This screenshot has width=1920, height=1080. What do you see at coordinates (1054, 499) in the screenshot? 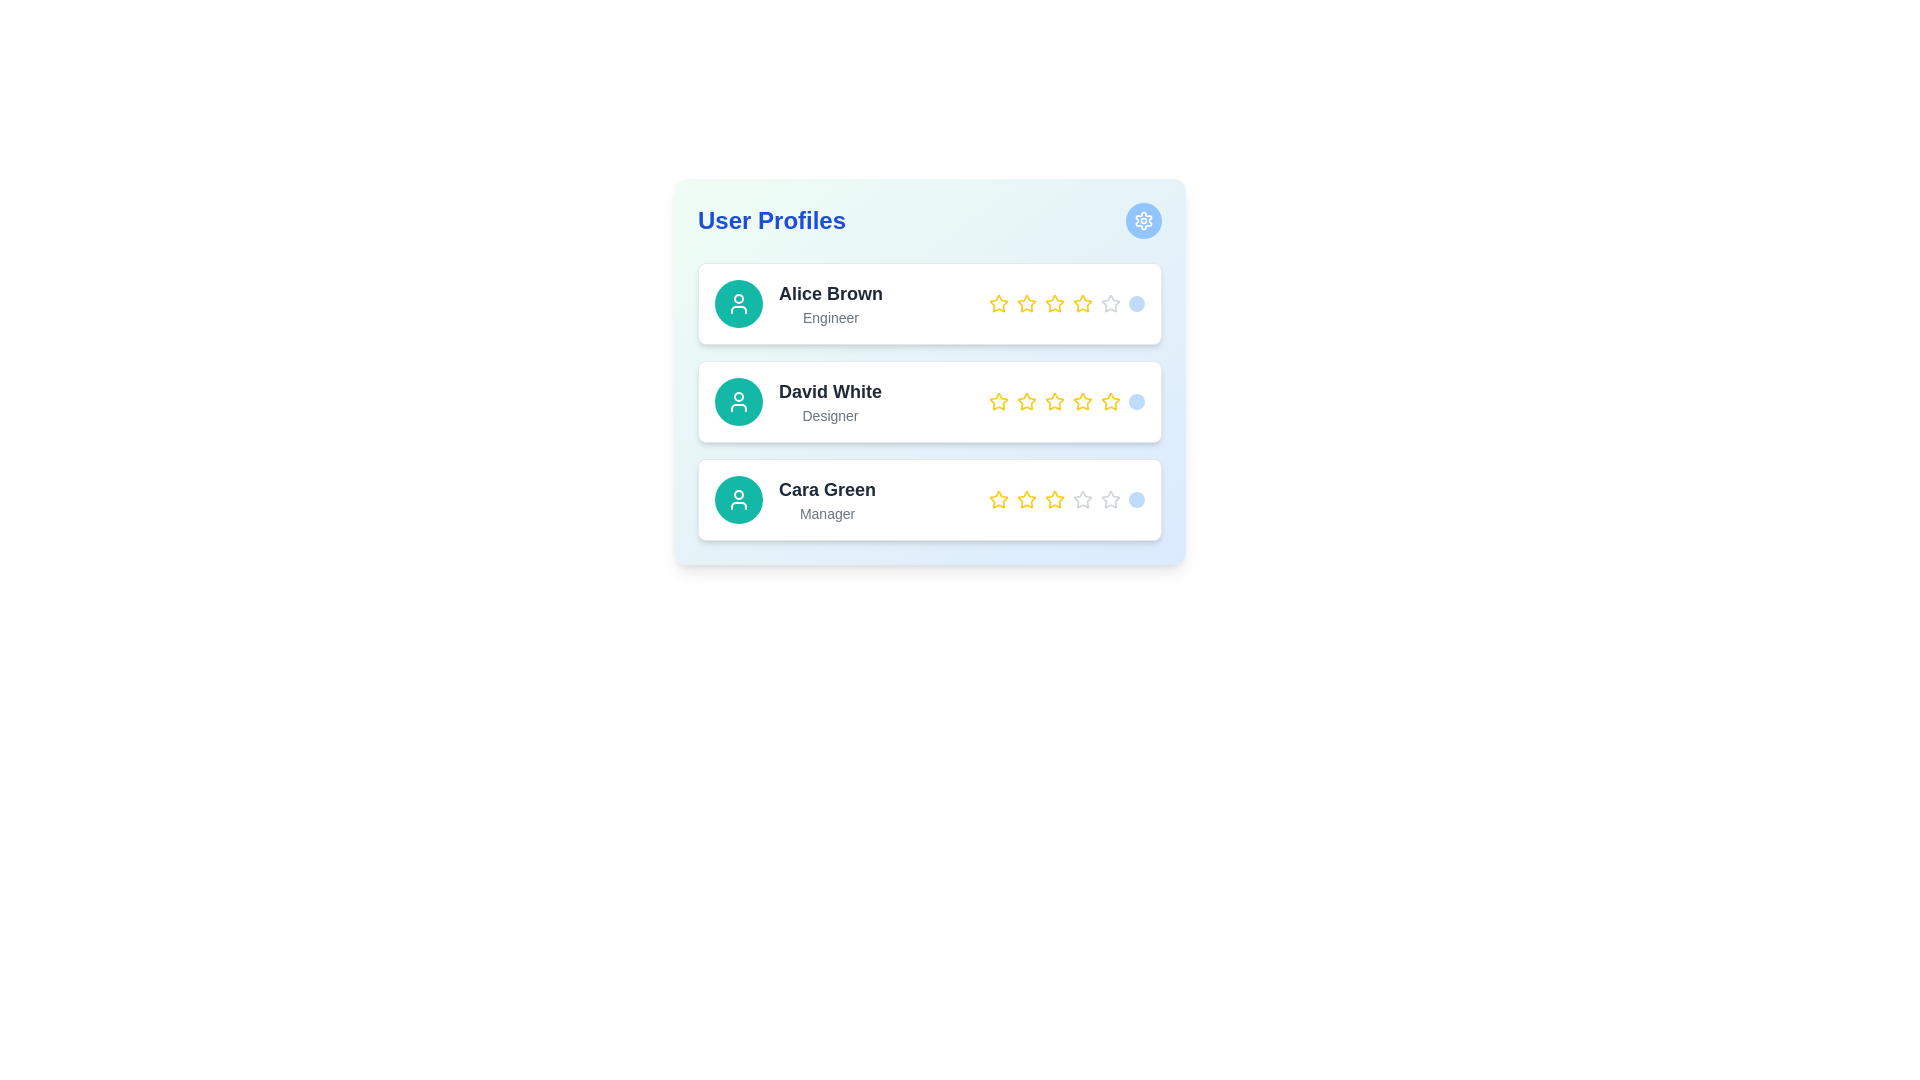
I see `the fifth yellow rating star icon associated with the user 'Cara Green'` at bounding box center [1054, 499].